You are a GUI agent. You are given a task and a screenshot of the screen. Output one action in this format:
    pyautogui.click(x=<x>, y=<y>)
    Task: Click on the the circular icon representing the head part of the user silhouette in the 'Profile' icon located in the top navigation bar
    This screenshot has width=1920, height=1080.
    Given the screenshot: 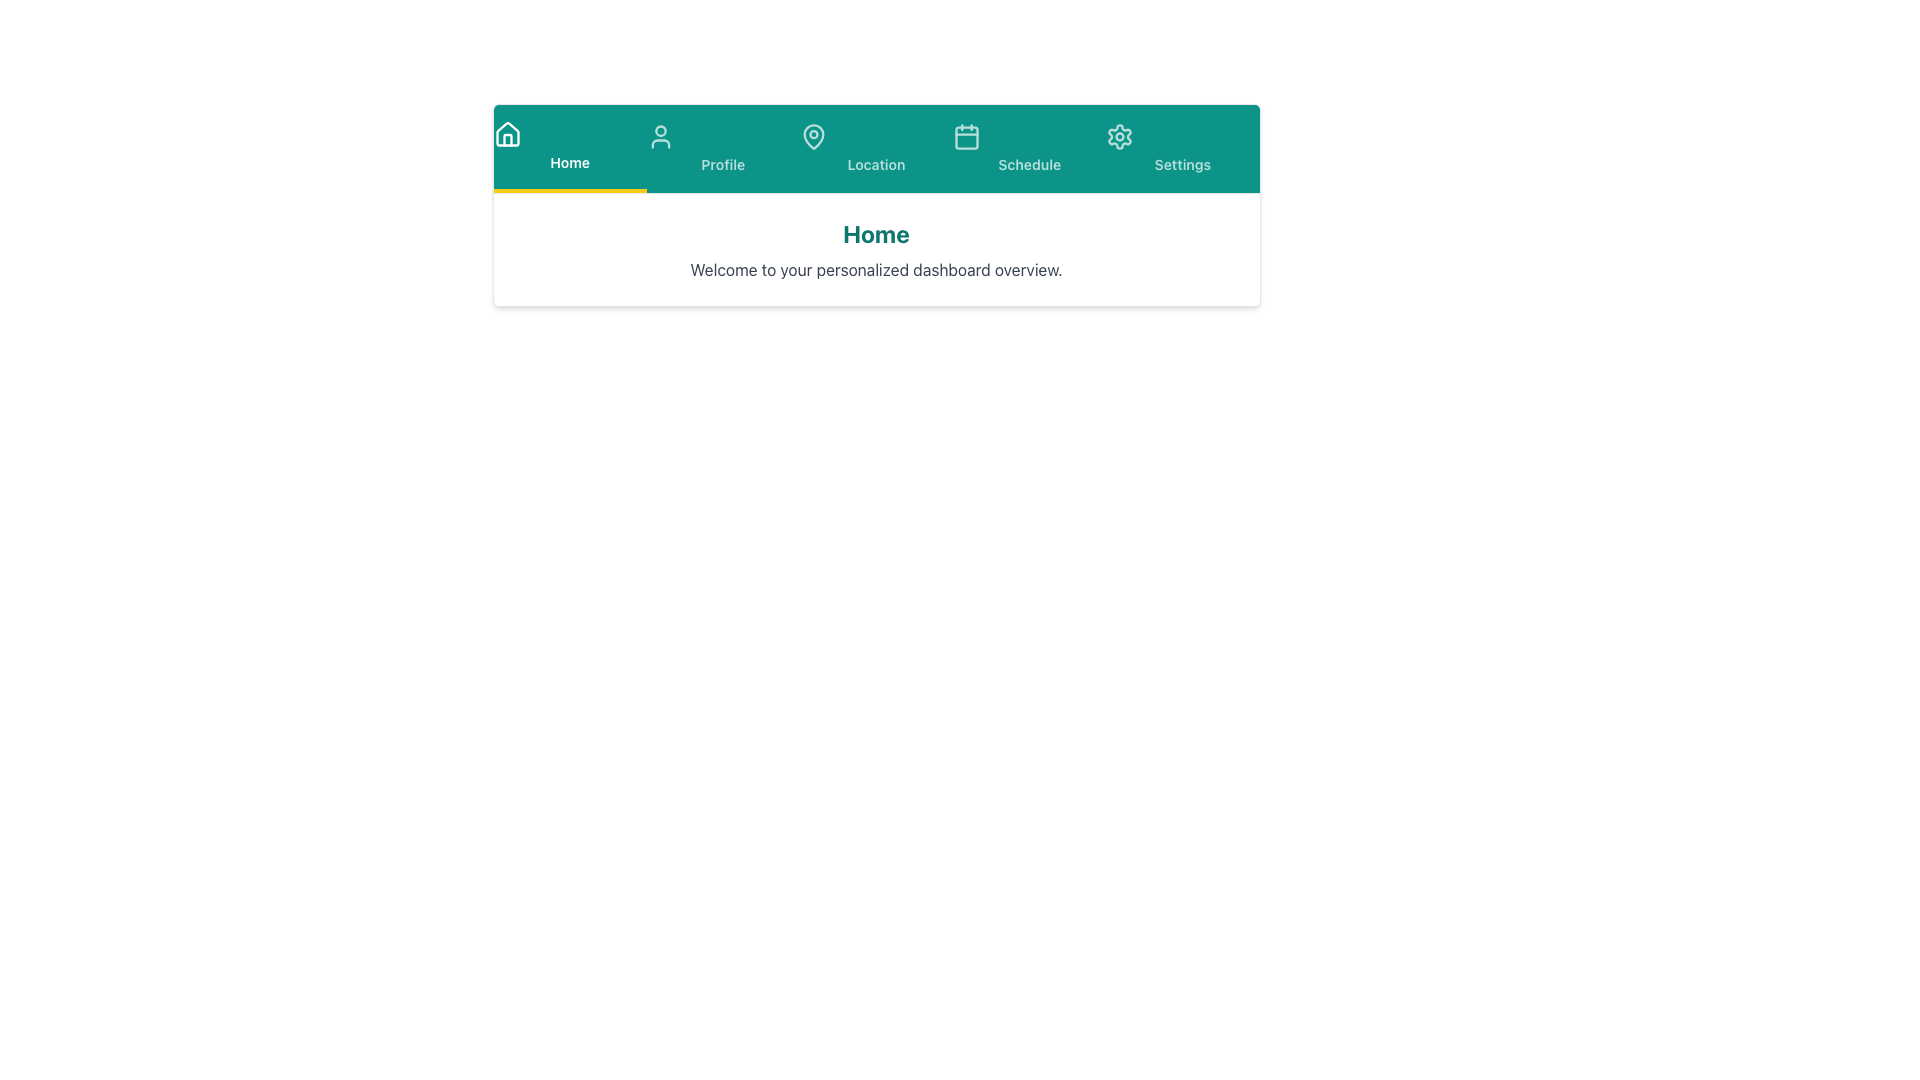 What is the action you would take?
    pyautogui.click(x=660, y=131)
    